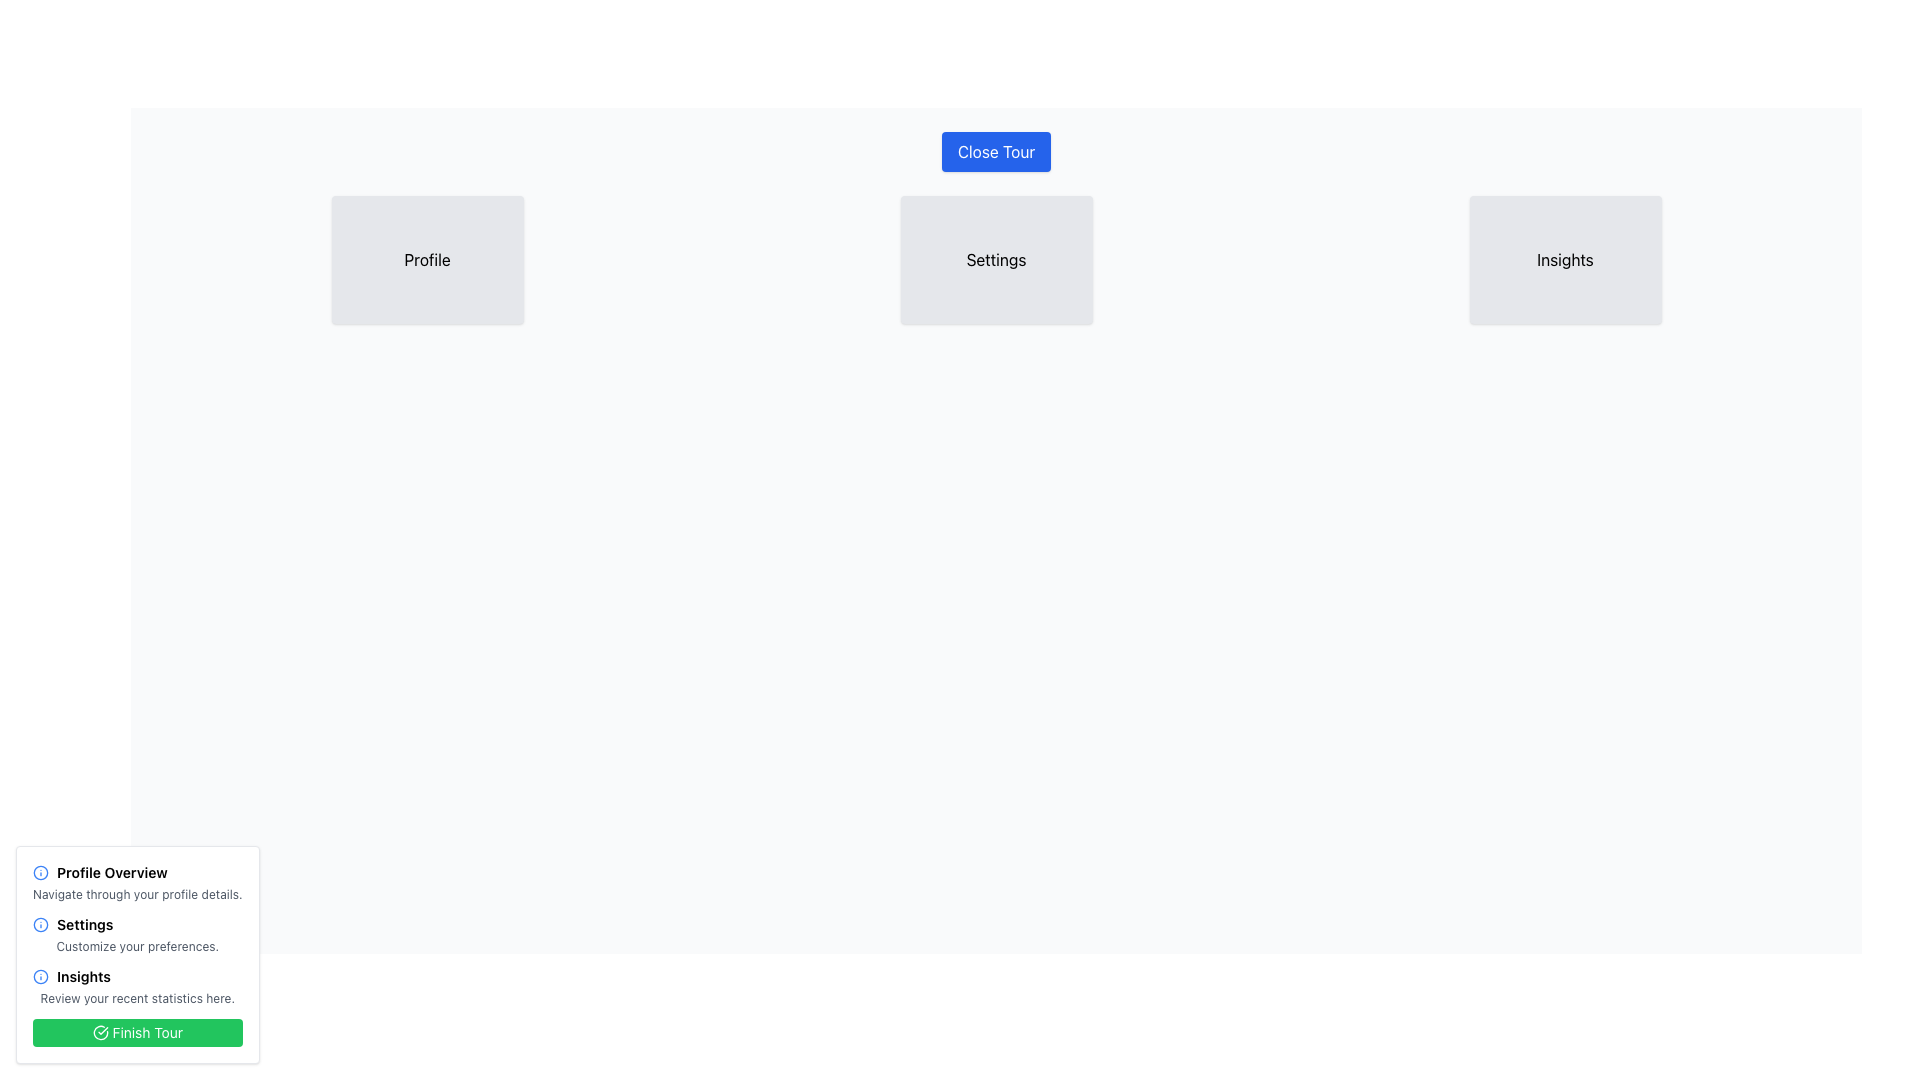 The width and height of the screenshot is (1920, 1080). I want to click on the 'Insights' Button or Navigation Tile, which is the rightmost panel among three panels labeled 'Profile', 'Settings', and 'Insights', so click(1564, 258).